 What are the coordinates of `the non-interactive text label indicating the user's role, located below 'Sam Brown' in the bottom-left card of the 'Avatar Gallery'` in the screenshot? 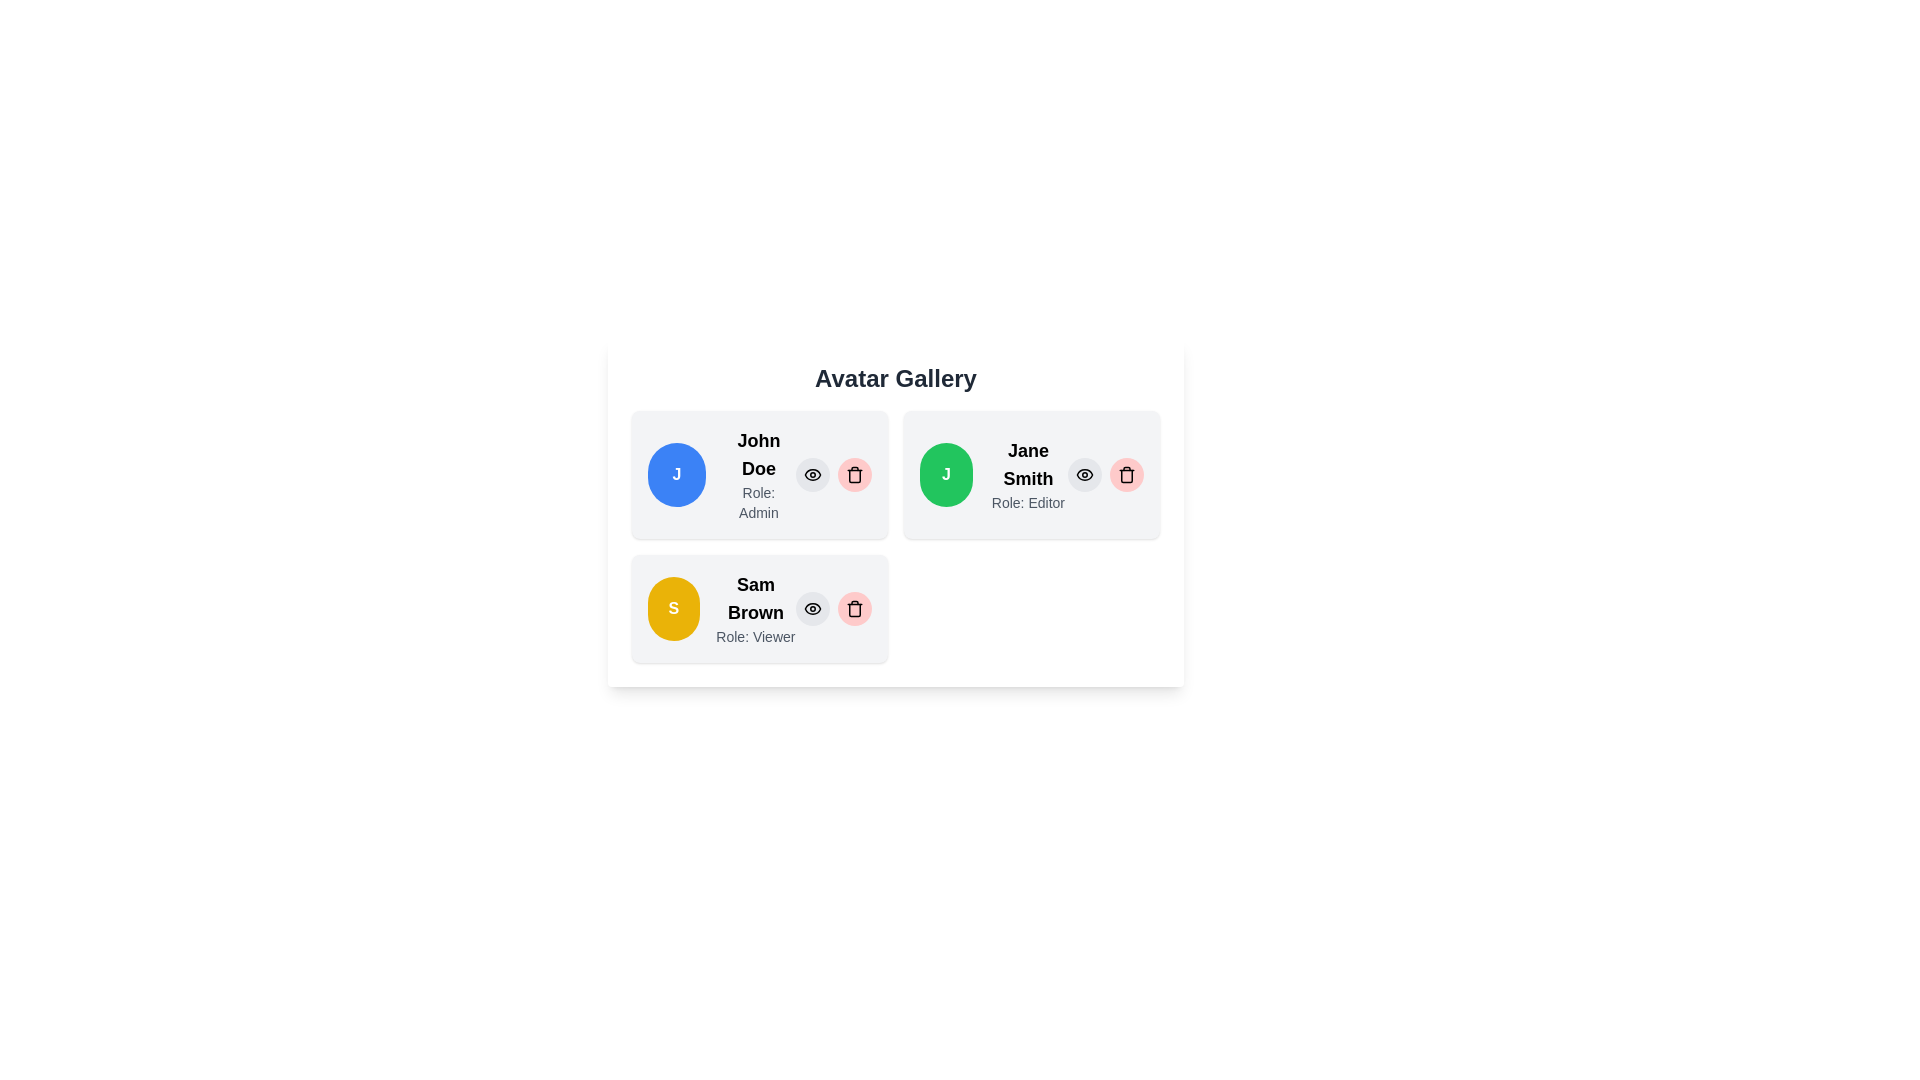 It's located at (754, 636).